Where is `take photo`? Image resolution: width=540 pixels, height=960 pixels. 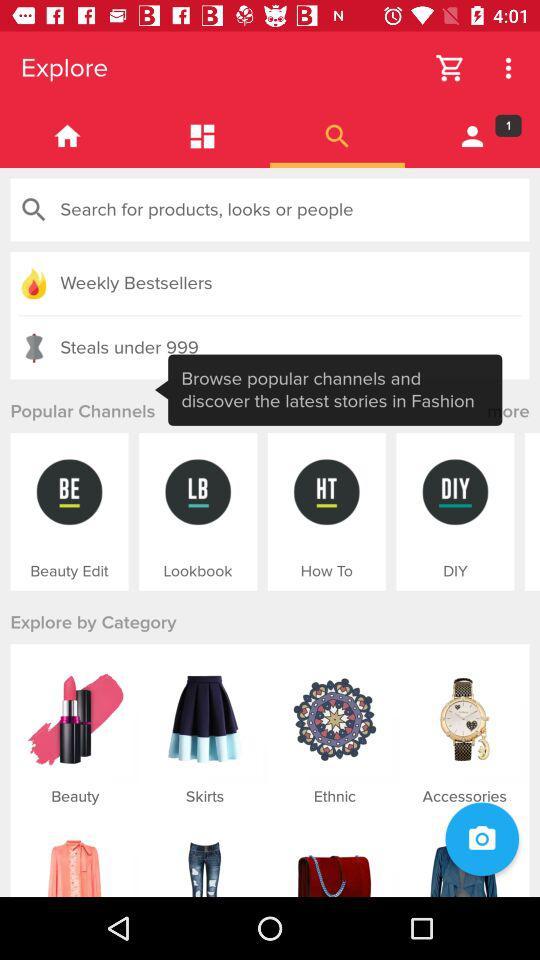 take photo is located at coordinates (481, 839).